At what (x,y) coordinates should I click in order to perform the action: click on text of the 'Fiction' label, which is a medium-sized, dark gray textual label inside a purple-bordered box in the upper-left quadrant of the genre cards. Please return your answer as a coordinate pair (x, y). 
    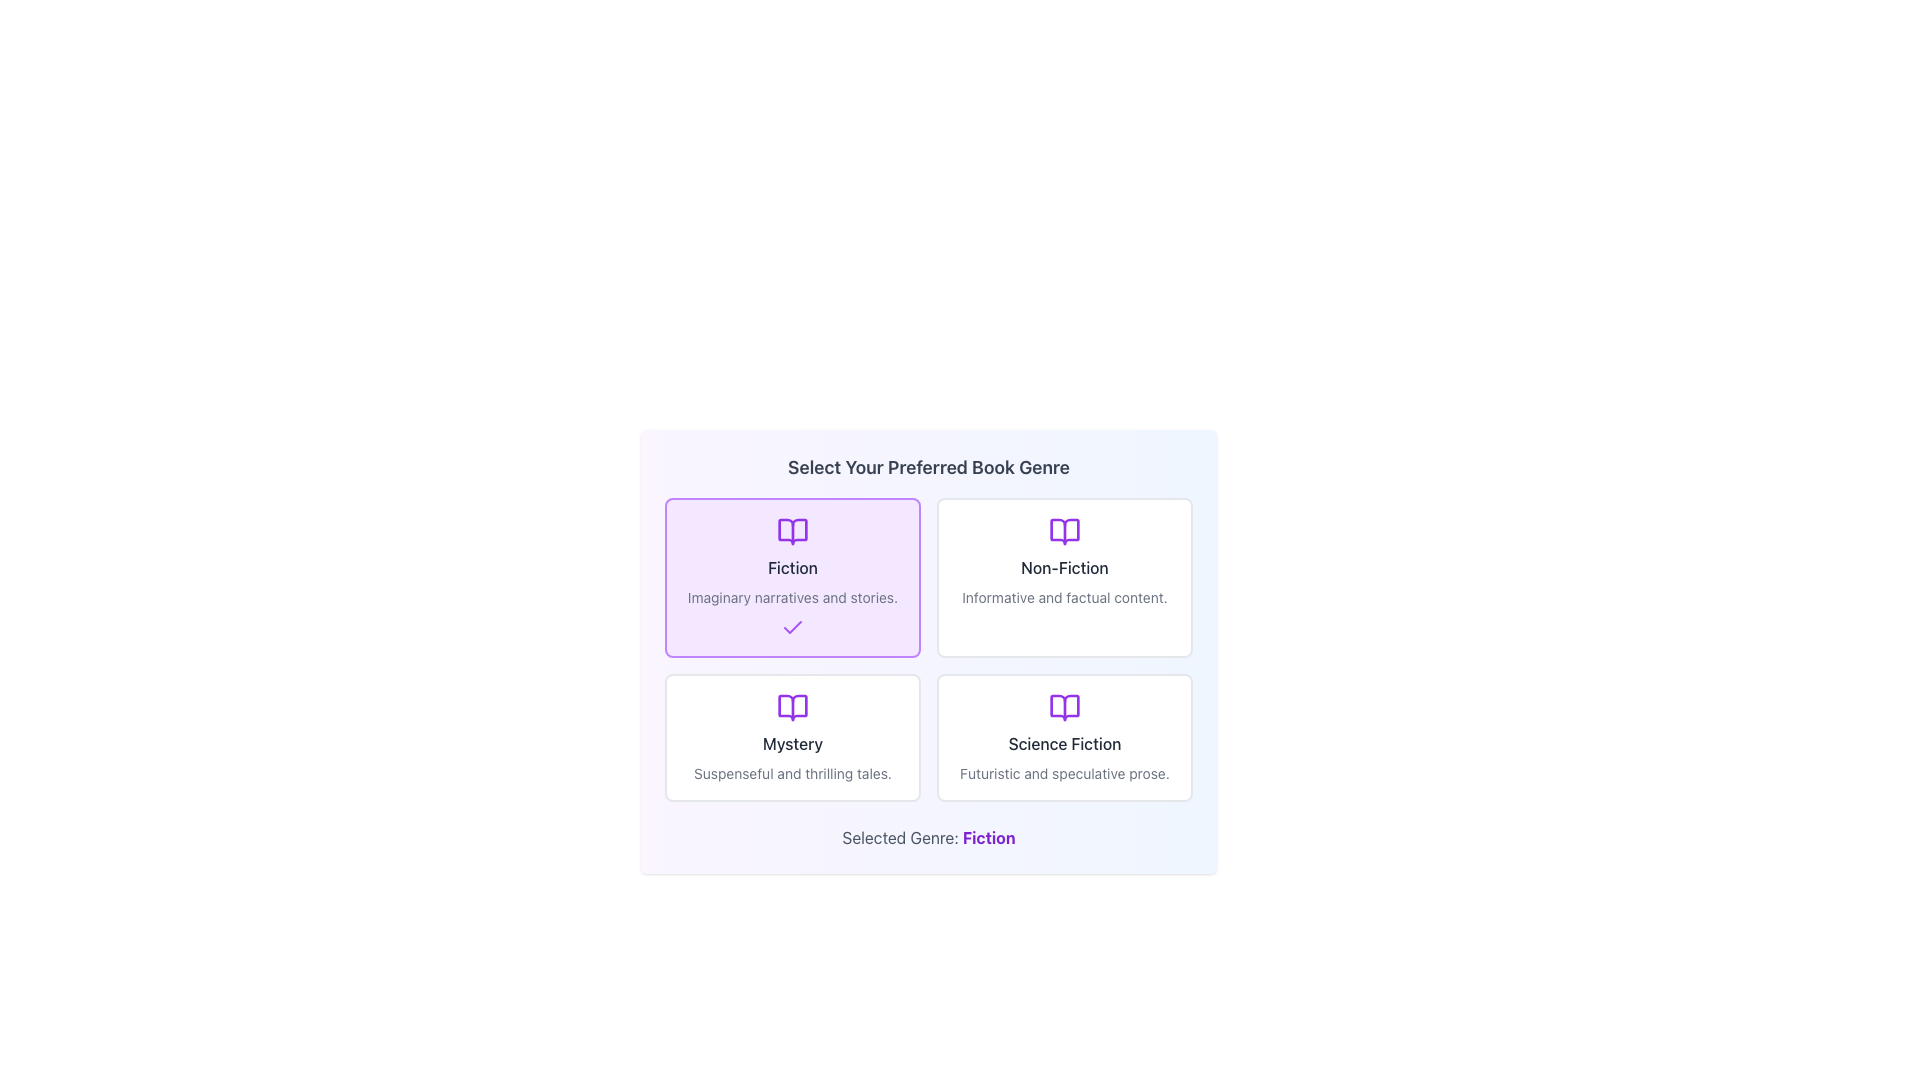
    Looking at the image, I should click on (791, 567).